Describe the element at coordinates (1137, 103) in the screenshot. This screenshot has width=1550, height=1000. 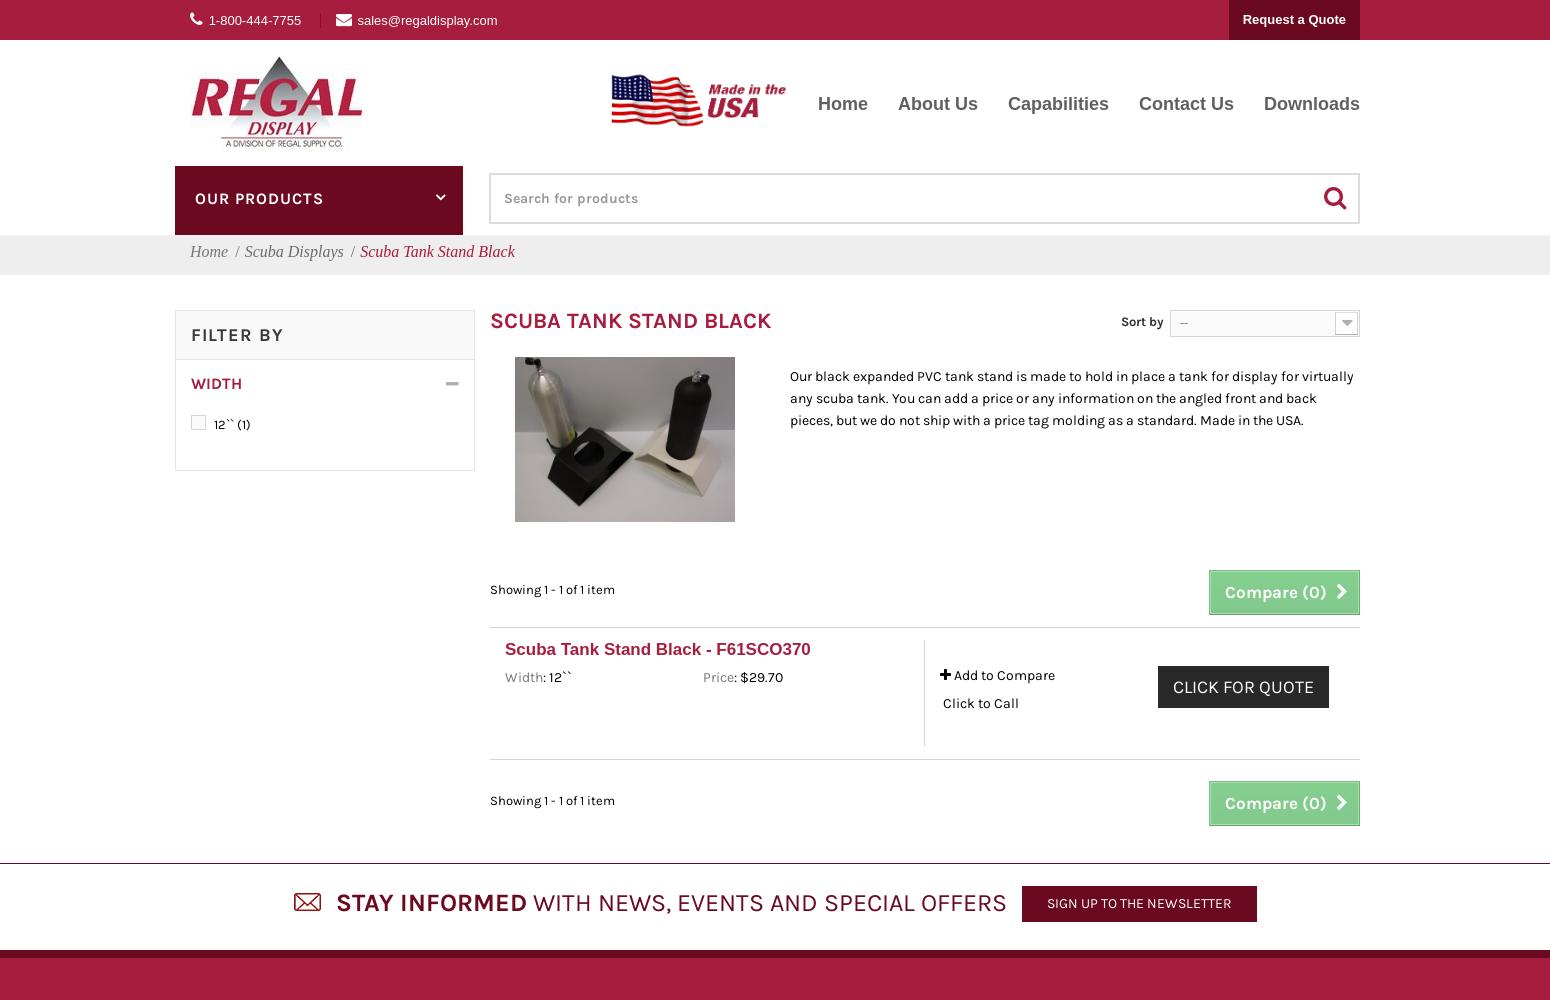
I see `'Contact Us'` at that location.